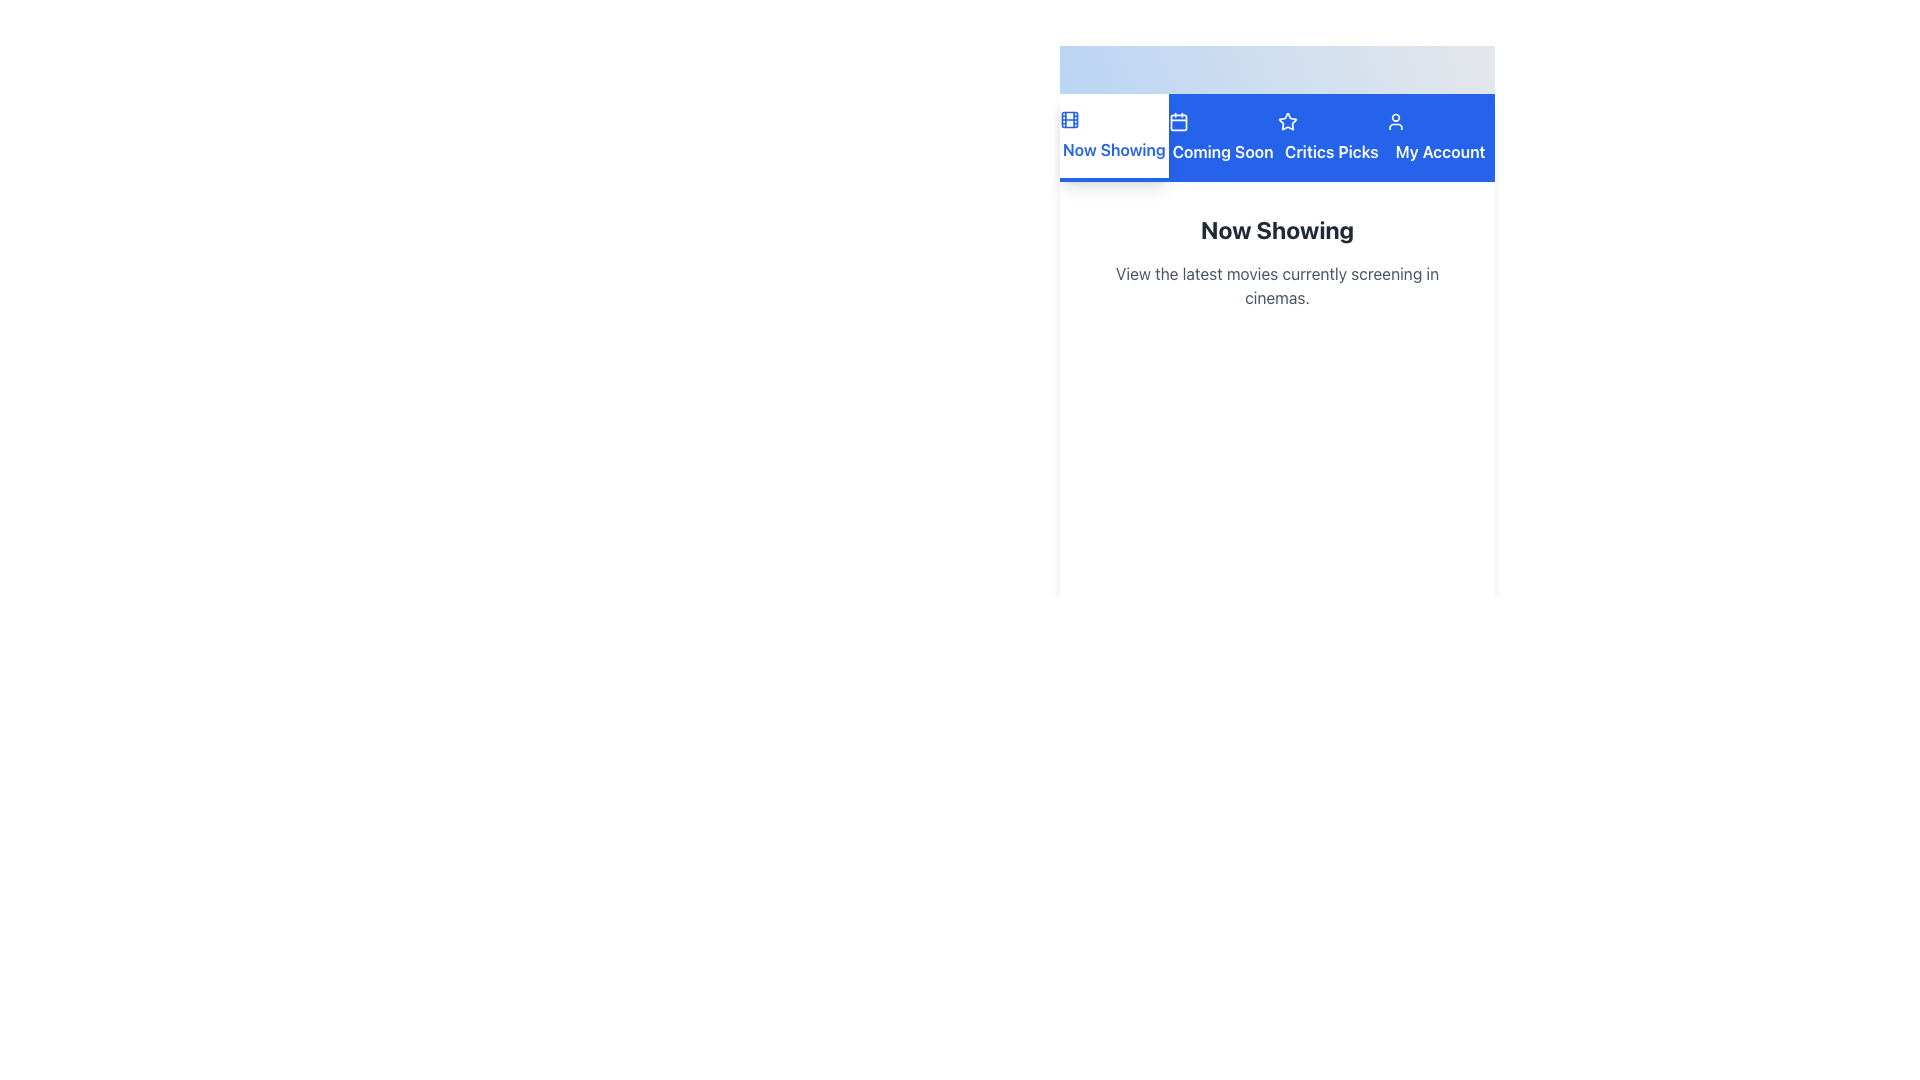 Image resolution: width=1920 pixels, height=1080 pixels. What do you see at coordinates (1113, 137) in the screenshot?
I see `the navigational button that directs users to the 'Now Showing' section of the application` at bounding box center [1113, 137].